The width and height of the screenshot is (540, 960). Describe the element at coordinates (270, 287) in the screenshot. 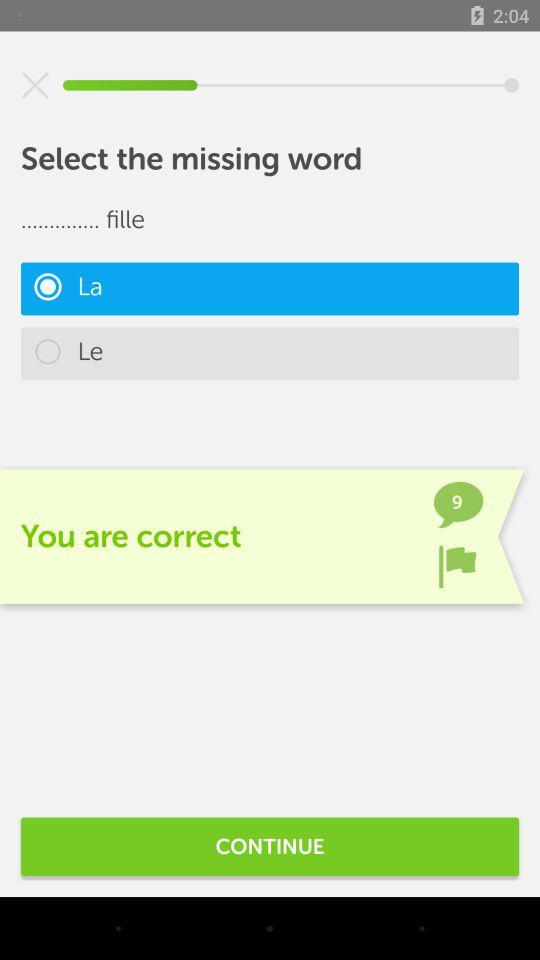

I see `the item above the le icon` at that location.